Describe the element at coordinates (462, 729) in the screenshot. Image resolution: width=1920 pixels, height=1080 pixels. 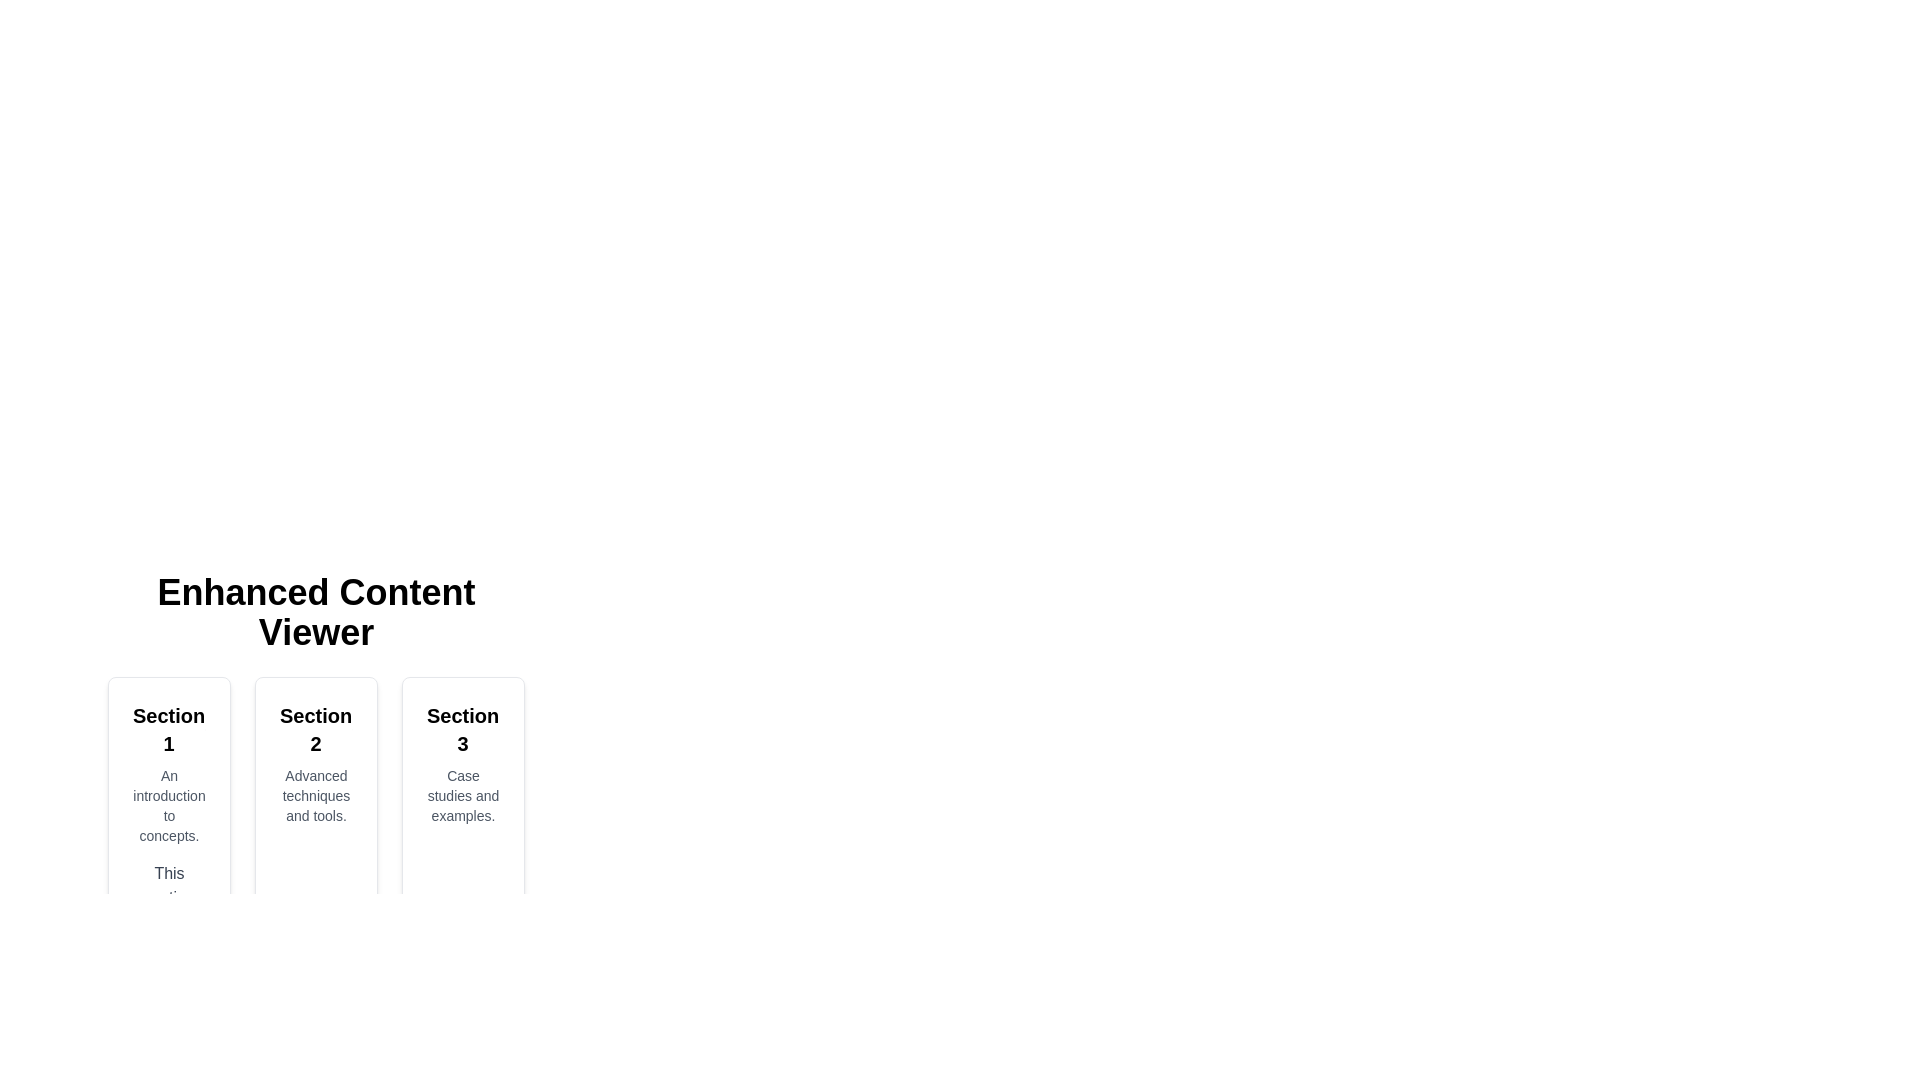
I see `the header text element labeled 'Section 3' which is positioned at the top of the card in a grid layout` at that location.